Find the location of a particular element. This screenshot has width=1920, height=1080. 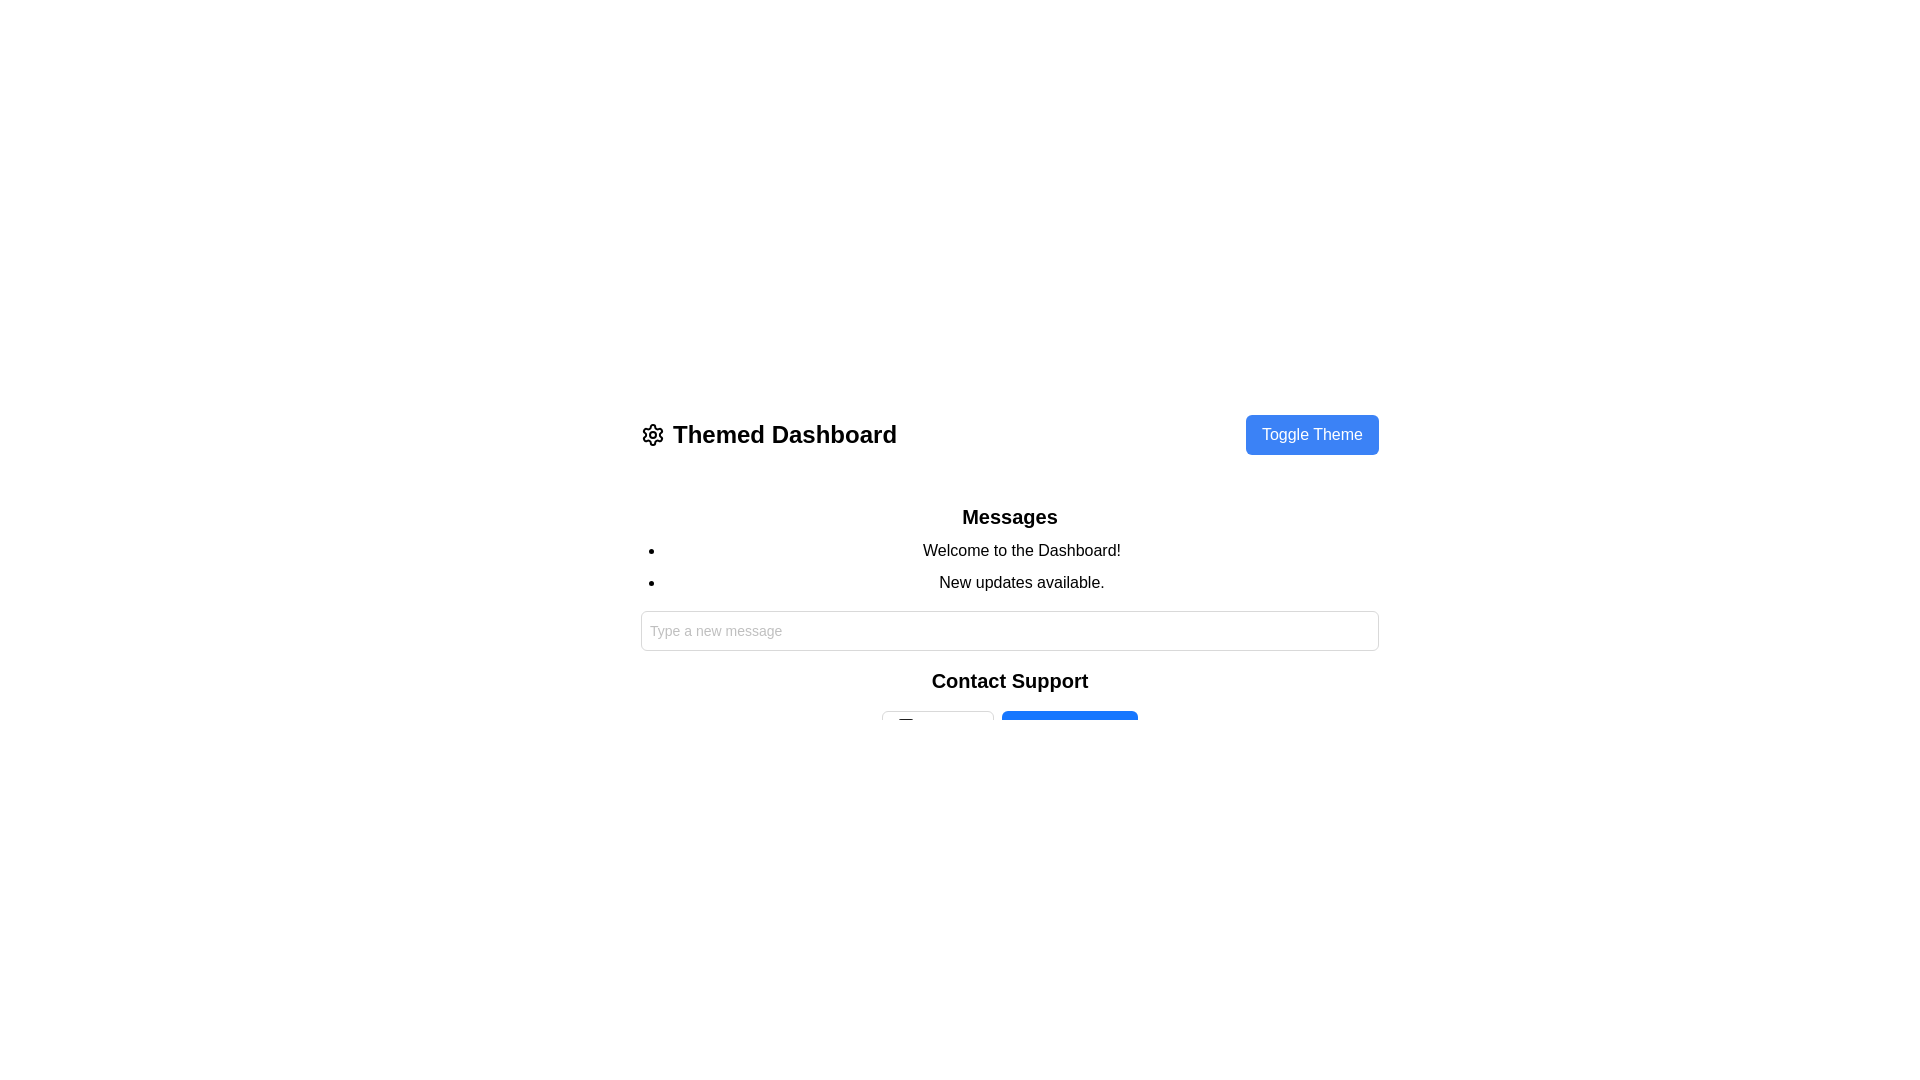

the gear-shaped icon representing settings functionality, positioned to the left of the title 'Themed Dashboard' in the header section, for navigation is located at coordinates (652, 434).